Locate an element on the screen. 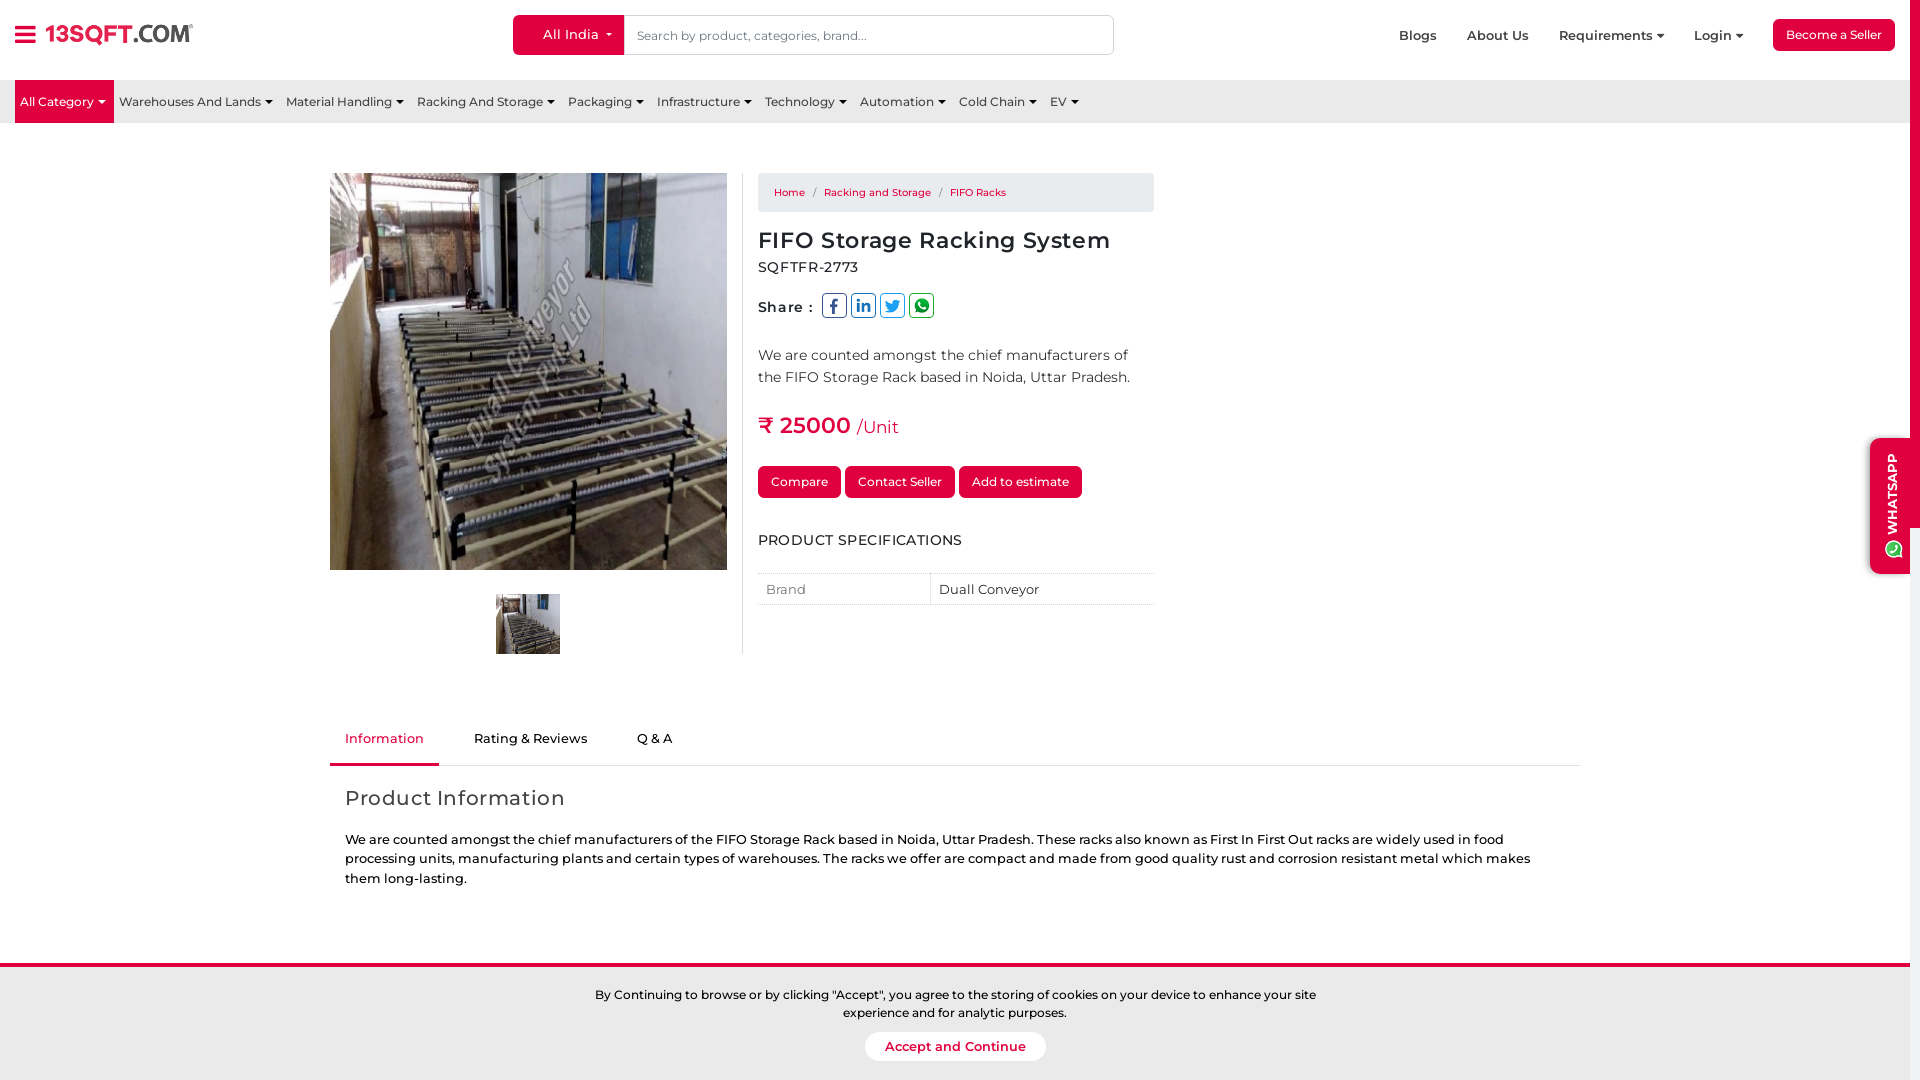 This screenshot has width=1920, height=1080. 'EV' is located at coordinates (1064, 101).